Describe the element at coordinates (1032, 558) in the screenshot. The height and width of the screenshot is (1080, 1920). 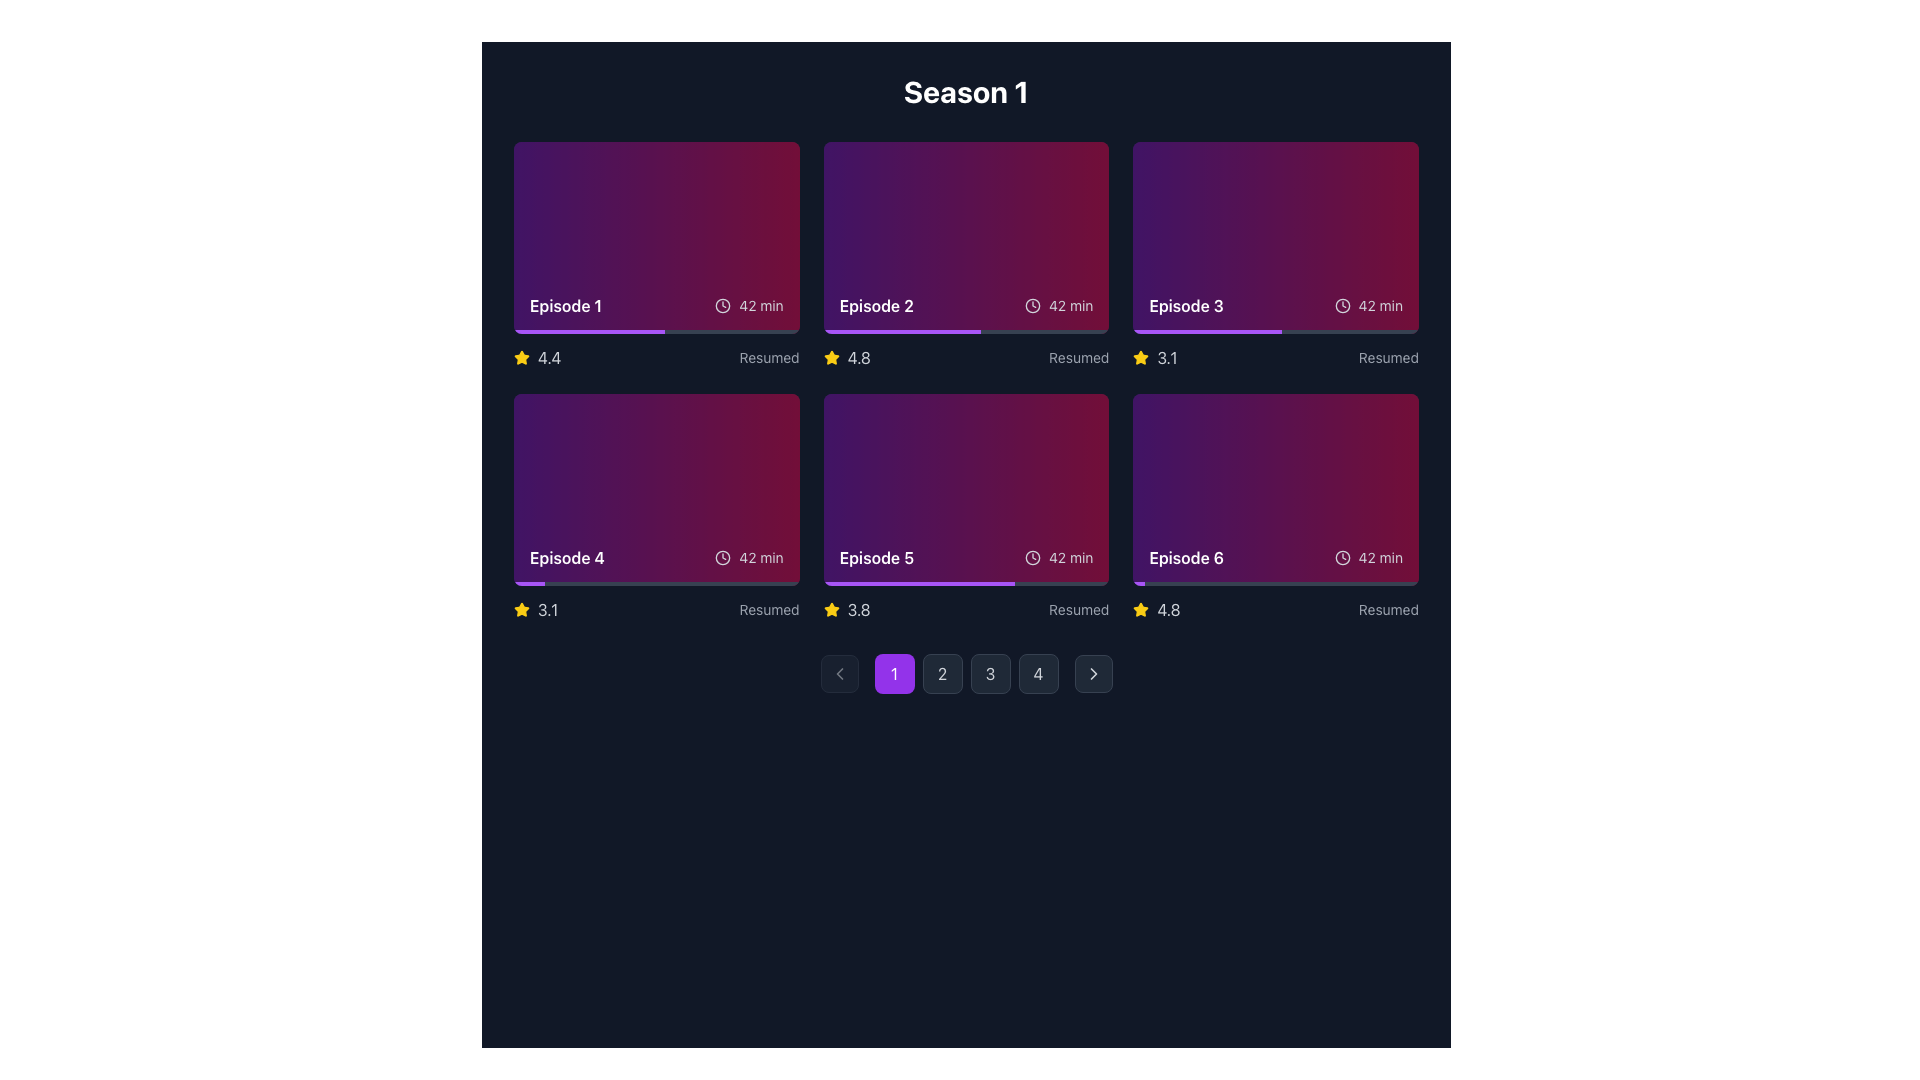
I see `the central circular component of the clock icon located in the upper-right corner of the episode 5 card in the season's episode listing` at that location.